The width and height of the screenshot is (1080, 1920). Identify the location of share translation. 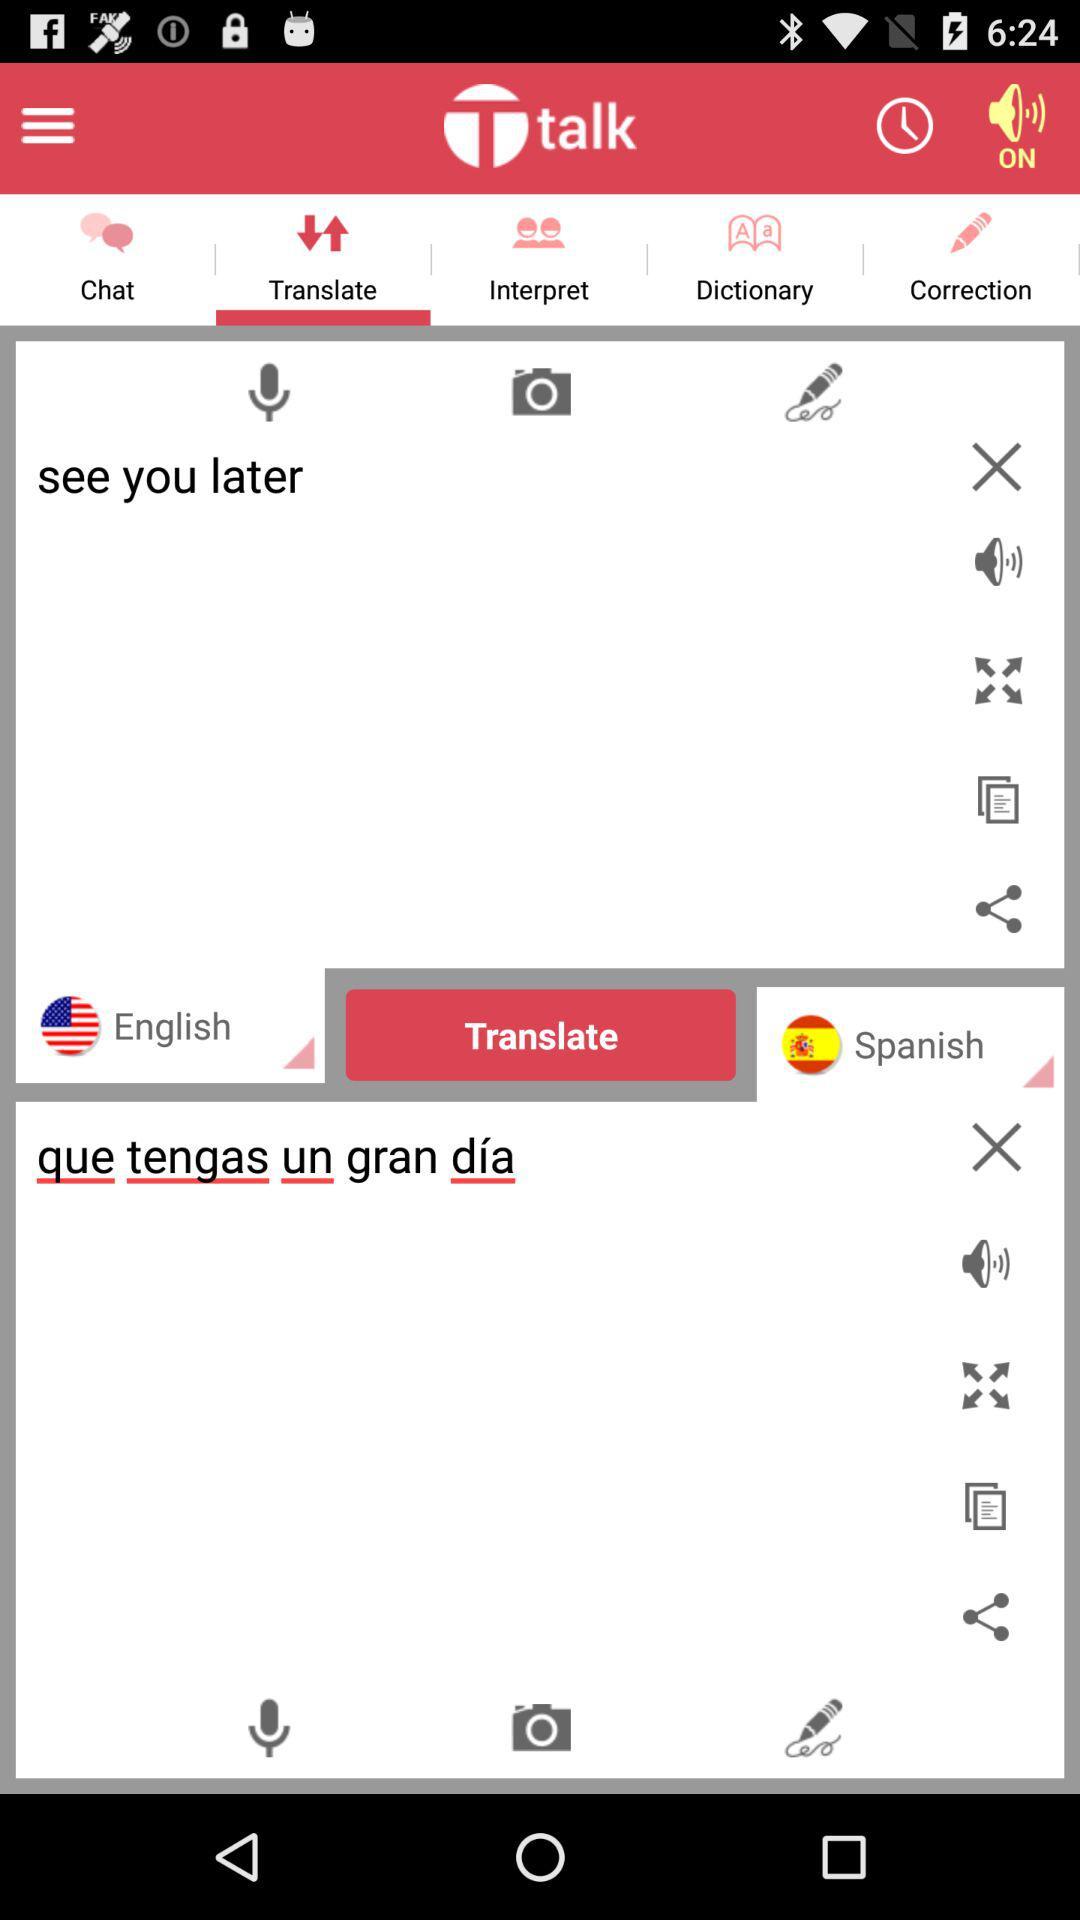
(990, 1616).